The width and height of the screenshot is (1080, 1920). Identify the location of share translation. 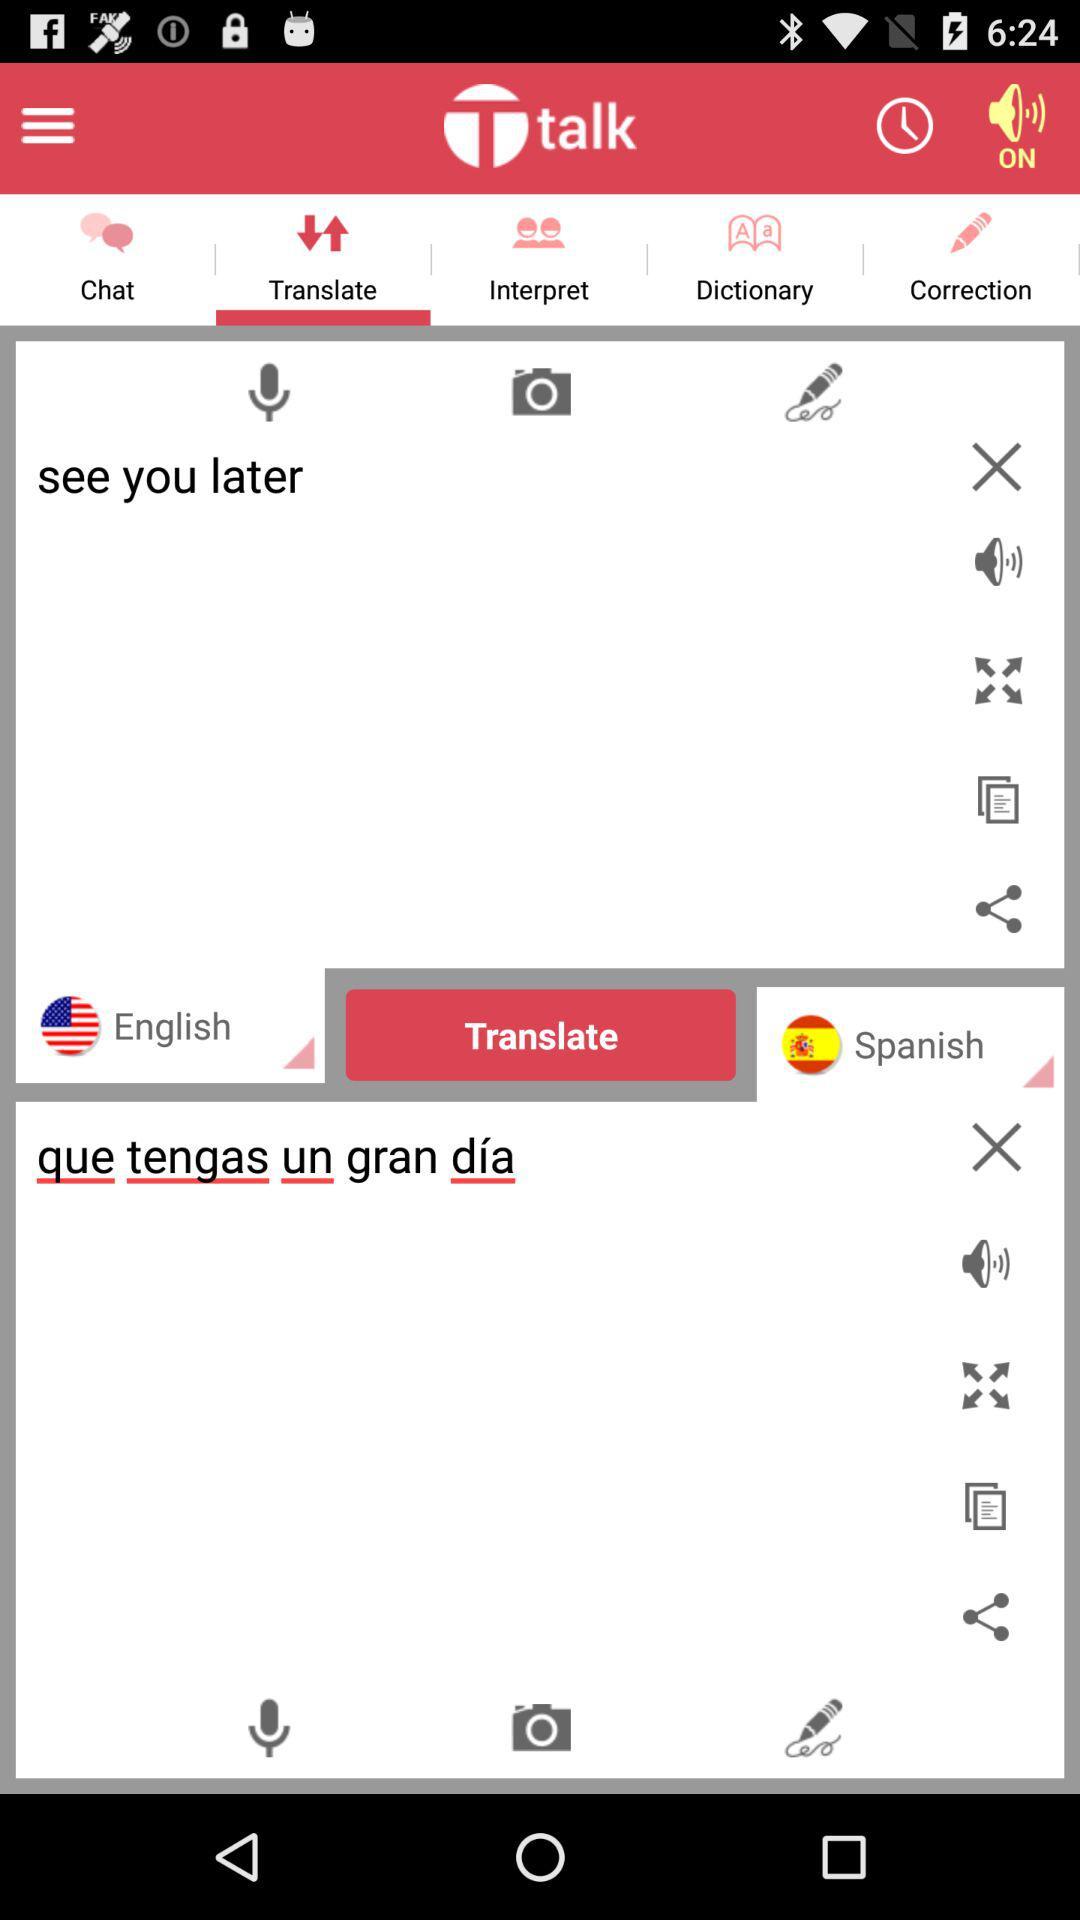
(990, 1616).